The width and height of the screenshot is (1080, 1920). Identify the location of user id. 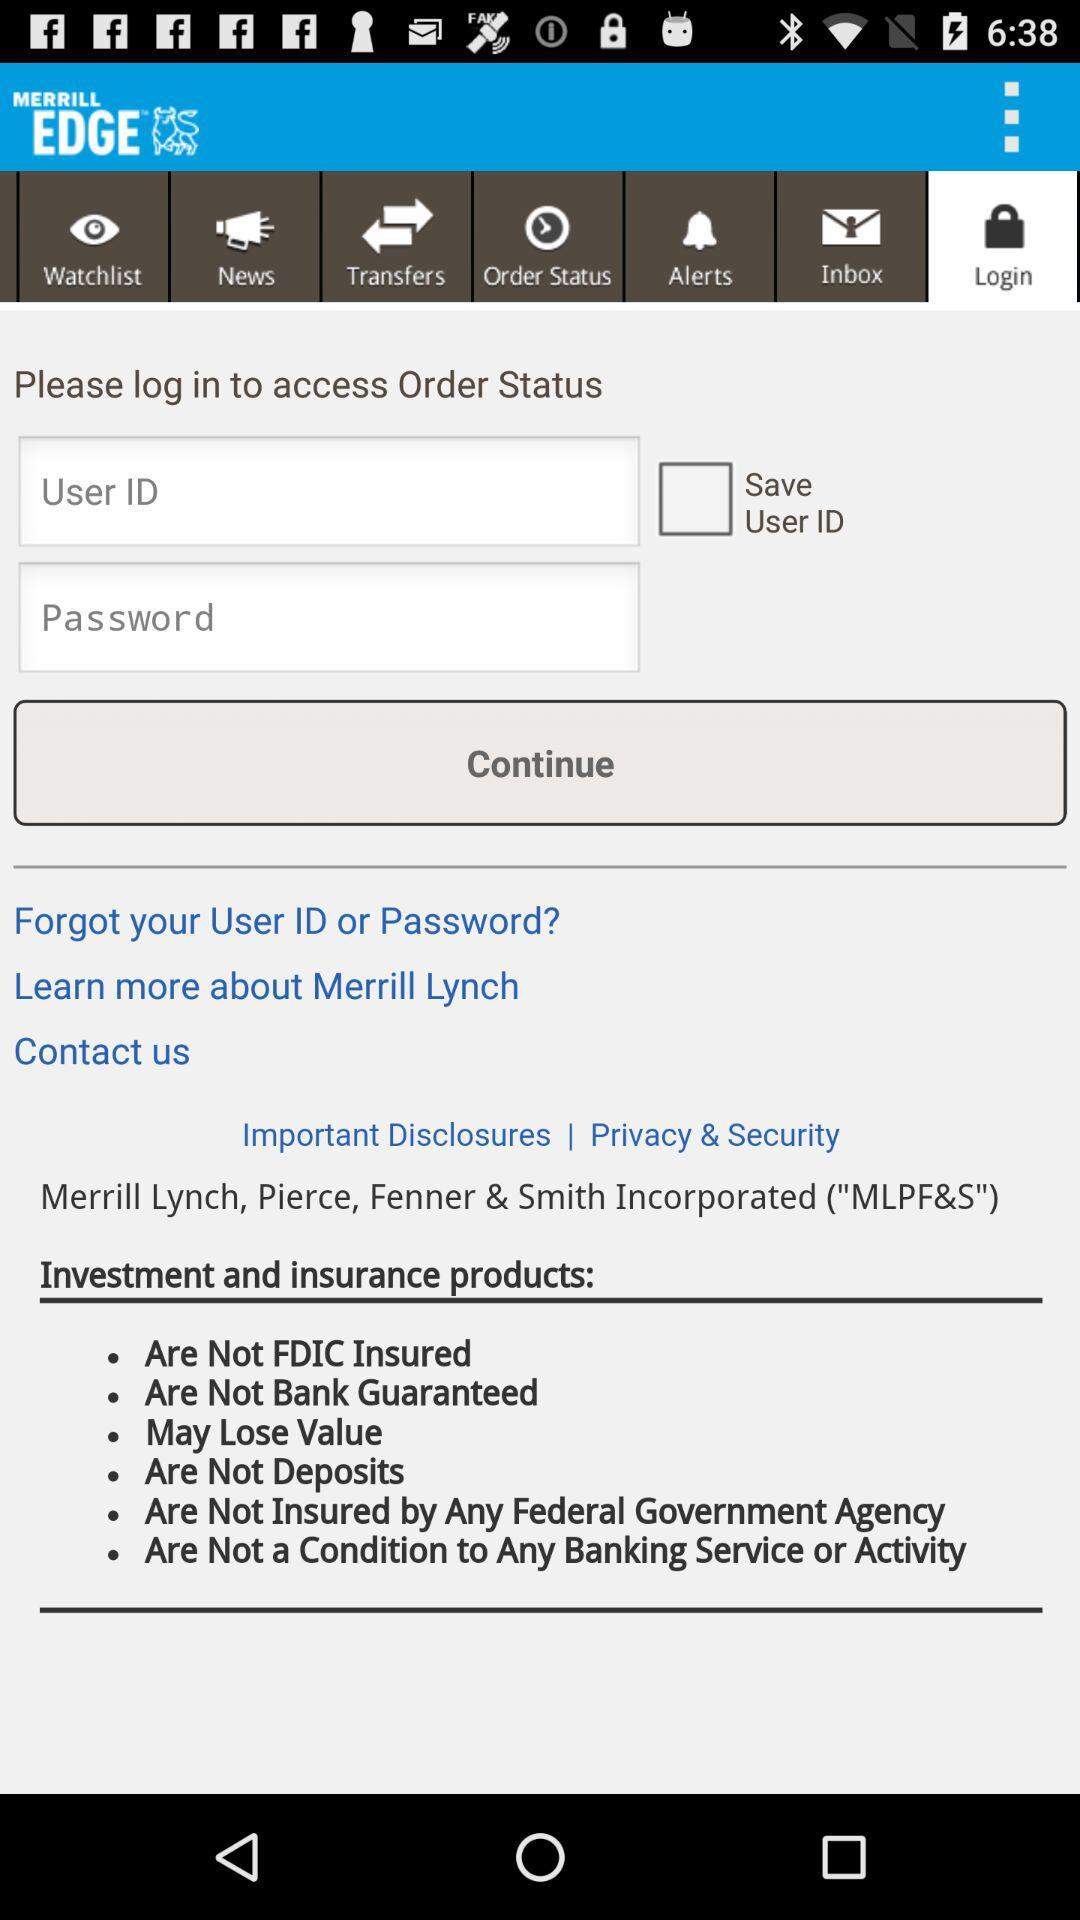
(328, 497).